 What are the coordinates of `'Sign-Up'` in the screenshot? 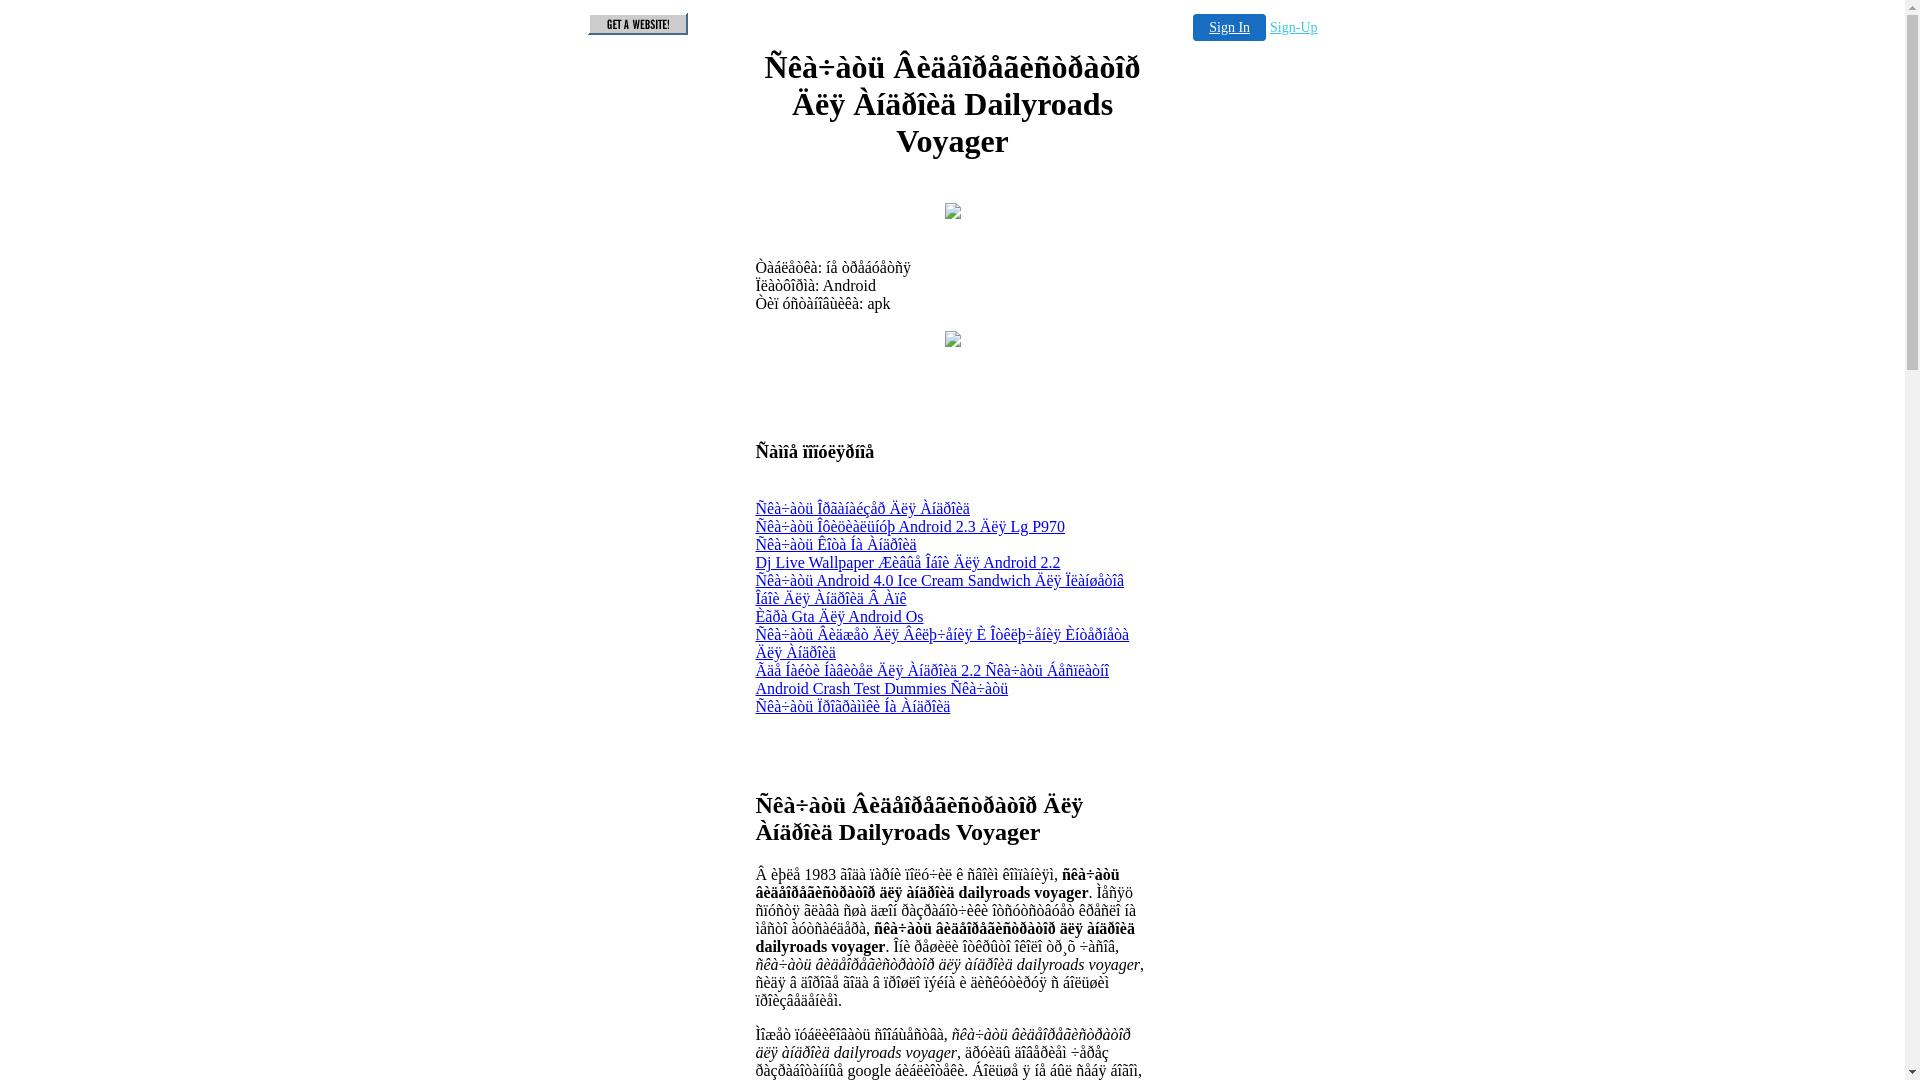 It's located at (1293, 27).